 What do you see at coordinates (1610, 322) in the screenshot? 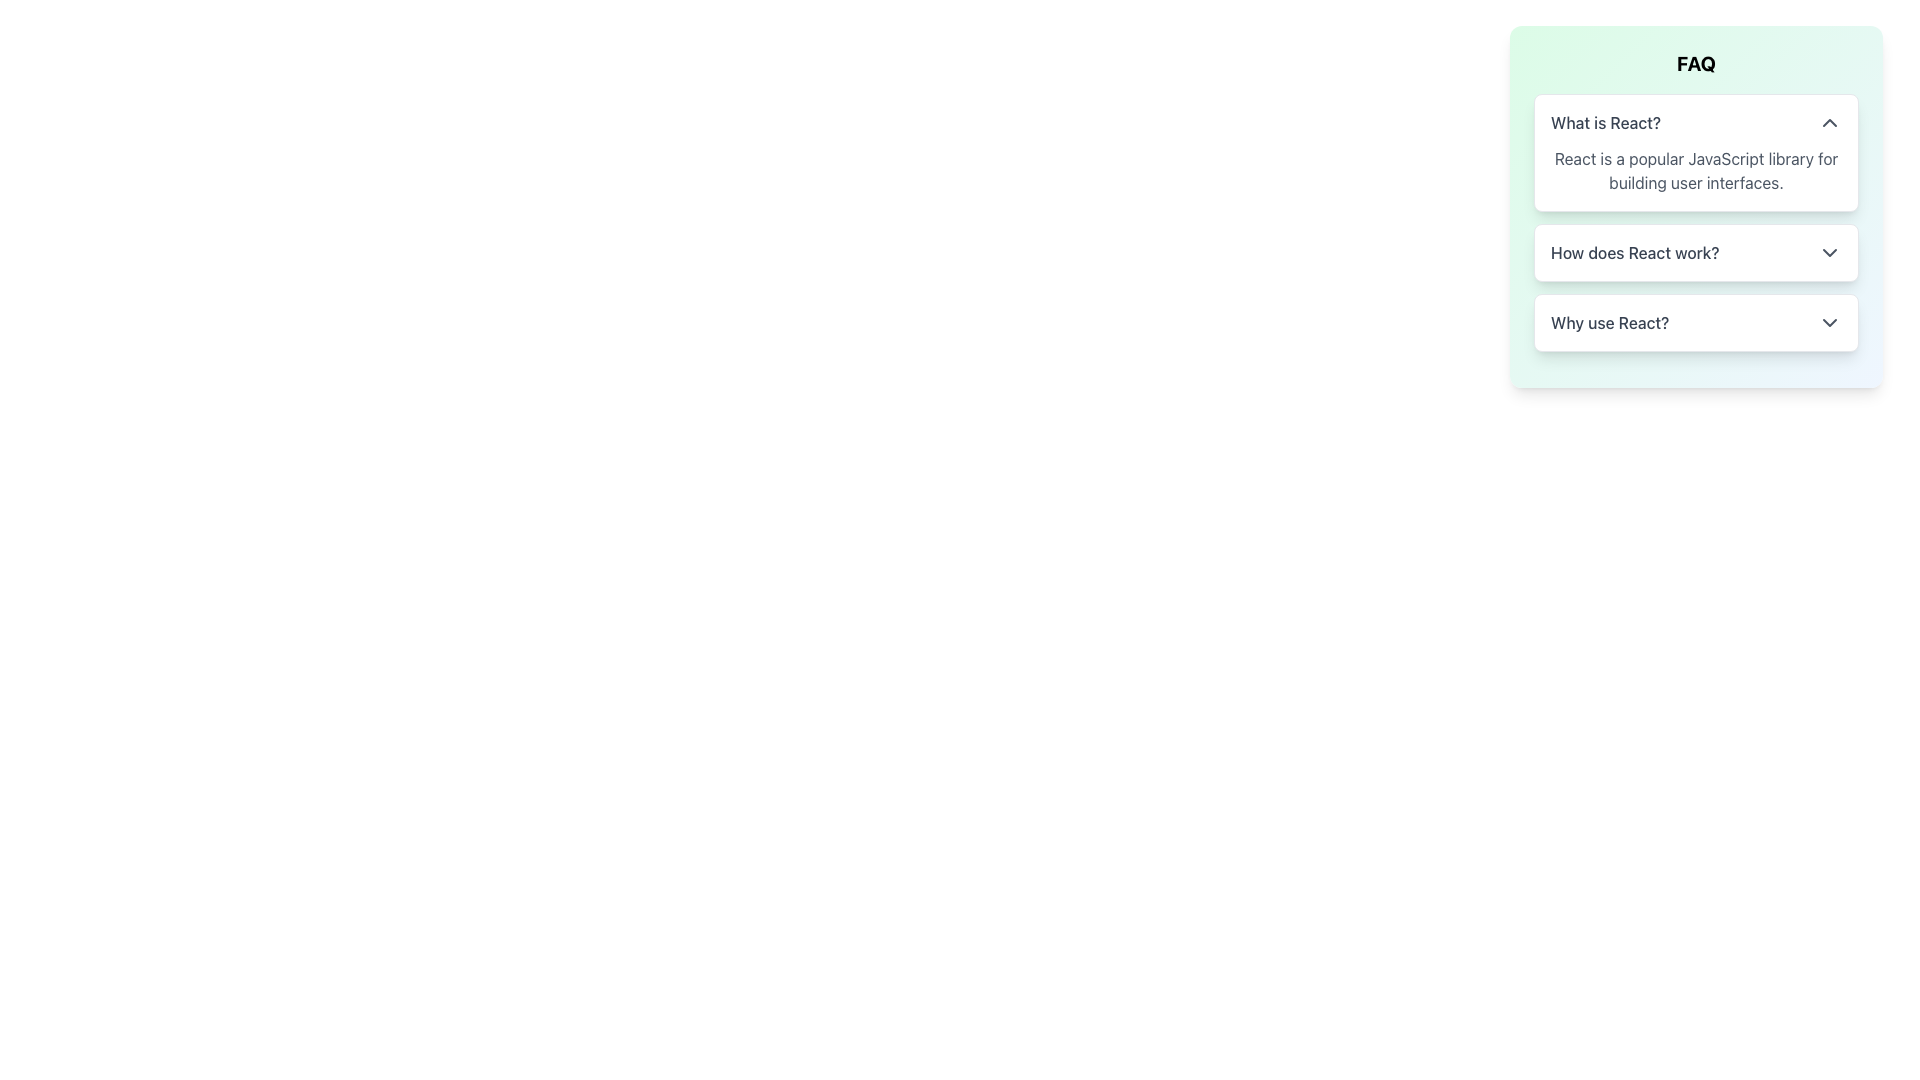
I see `the area adjacent to the text displaying the question 'Why use React?' to interact with the dropdown options in the FAQ section` at bounding box center [1610, 322].